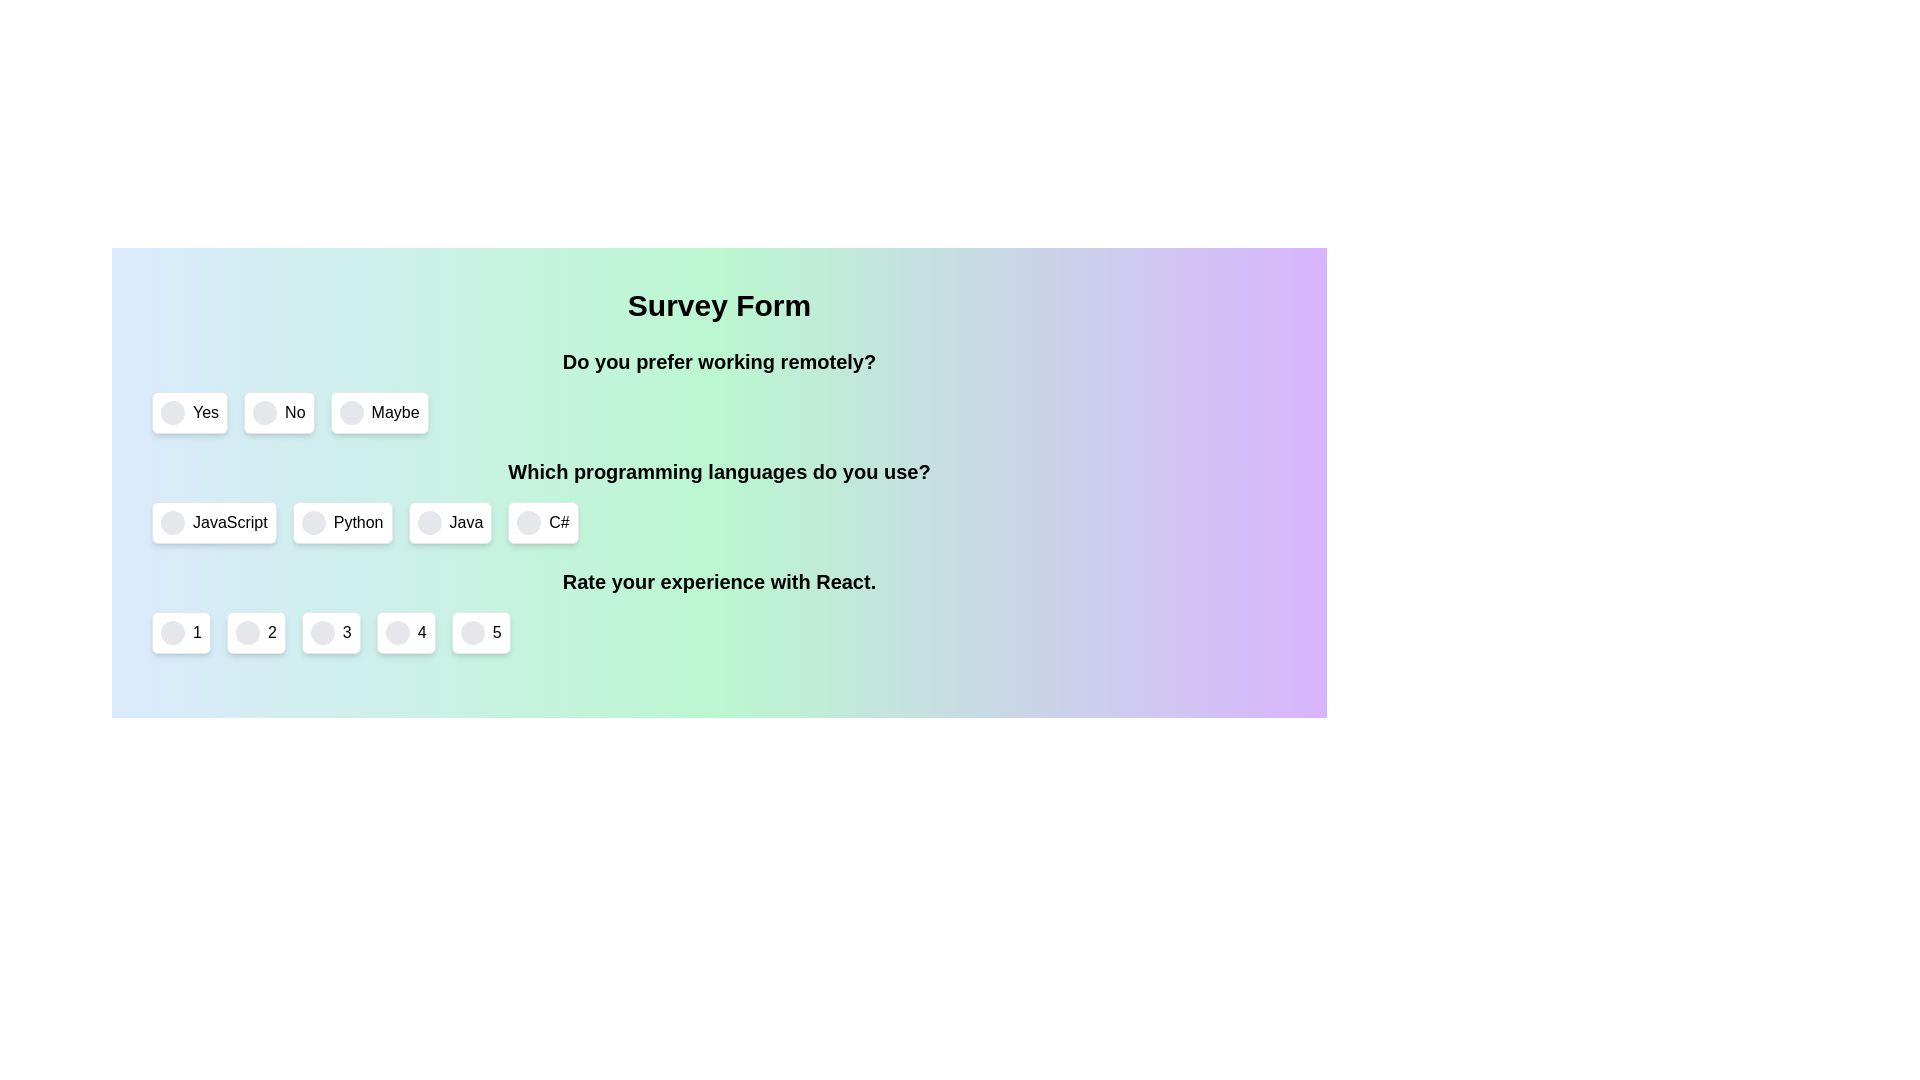 The height and width of the screenshot is (1080, 1920). What do you see at coordinates (322, 632) in the screenshot?
I see `the rating button representing a score of 3 in the 'Rate your experience with React.' survey section` at bounding box center [322, 632].